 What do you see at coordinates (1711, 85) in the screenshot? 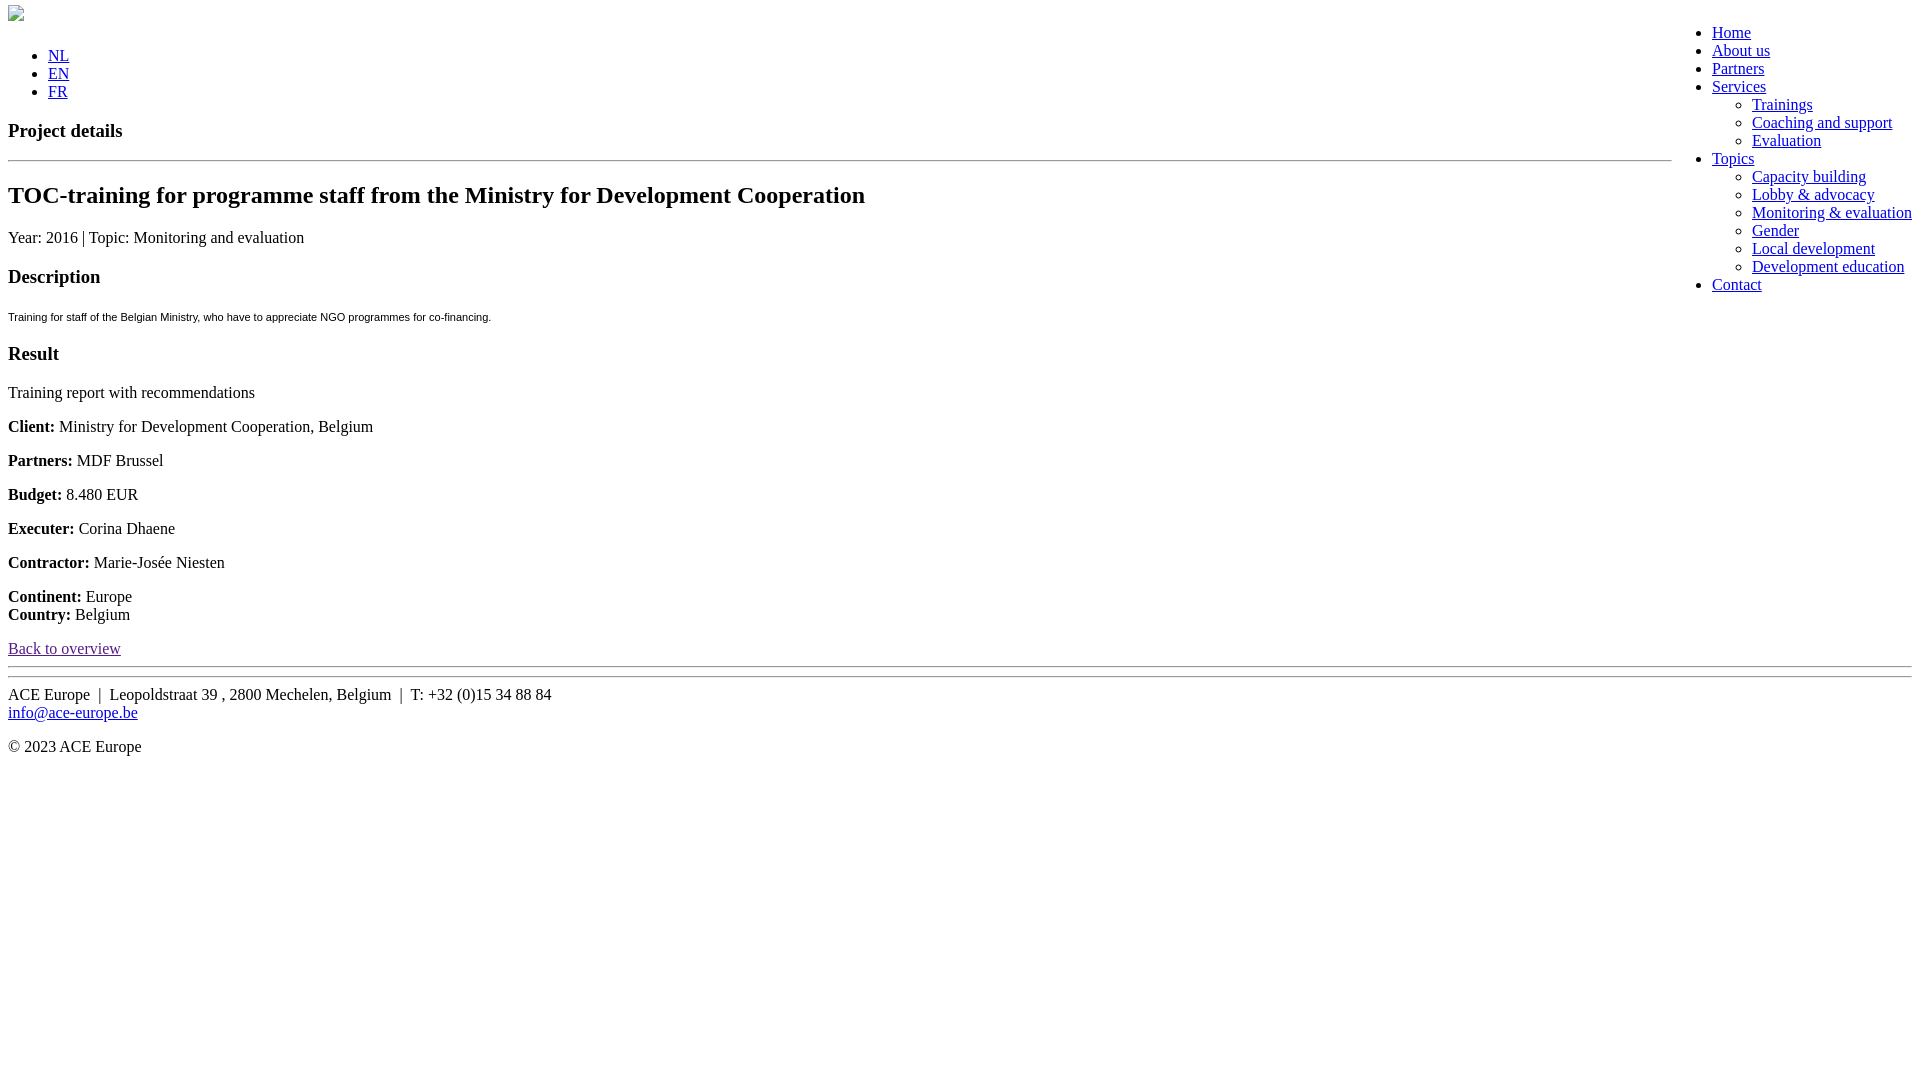
I see `'Services'` at bounding box center [1711, 85].